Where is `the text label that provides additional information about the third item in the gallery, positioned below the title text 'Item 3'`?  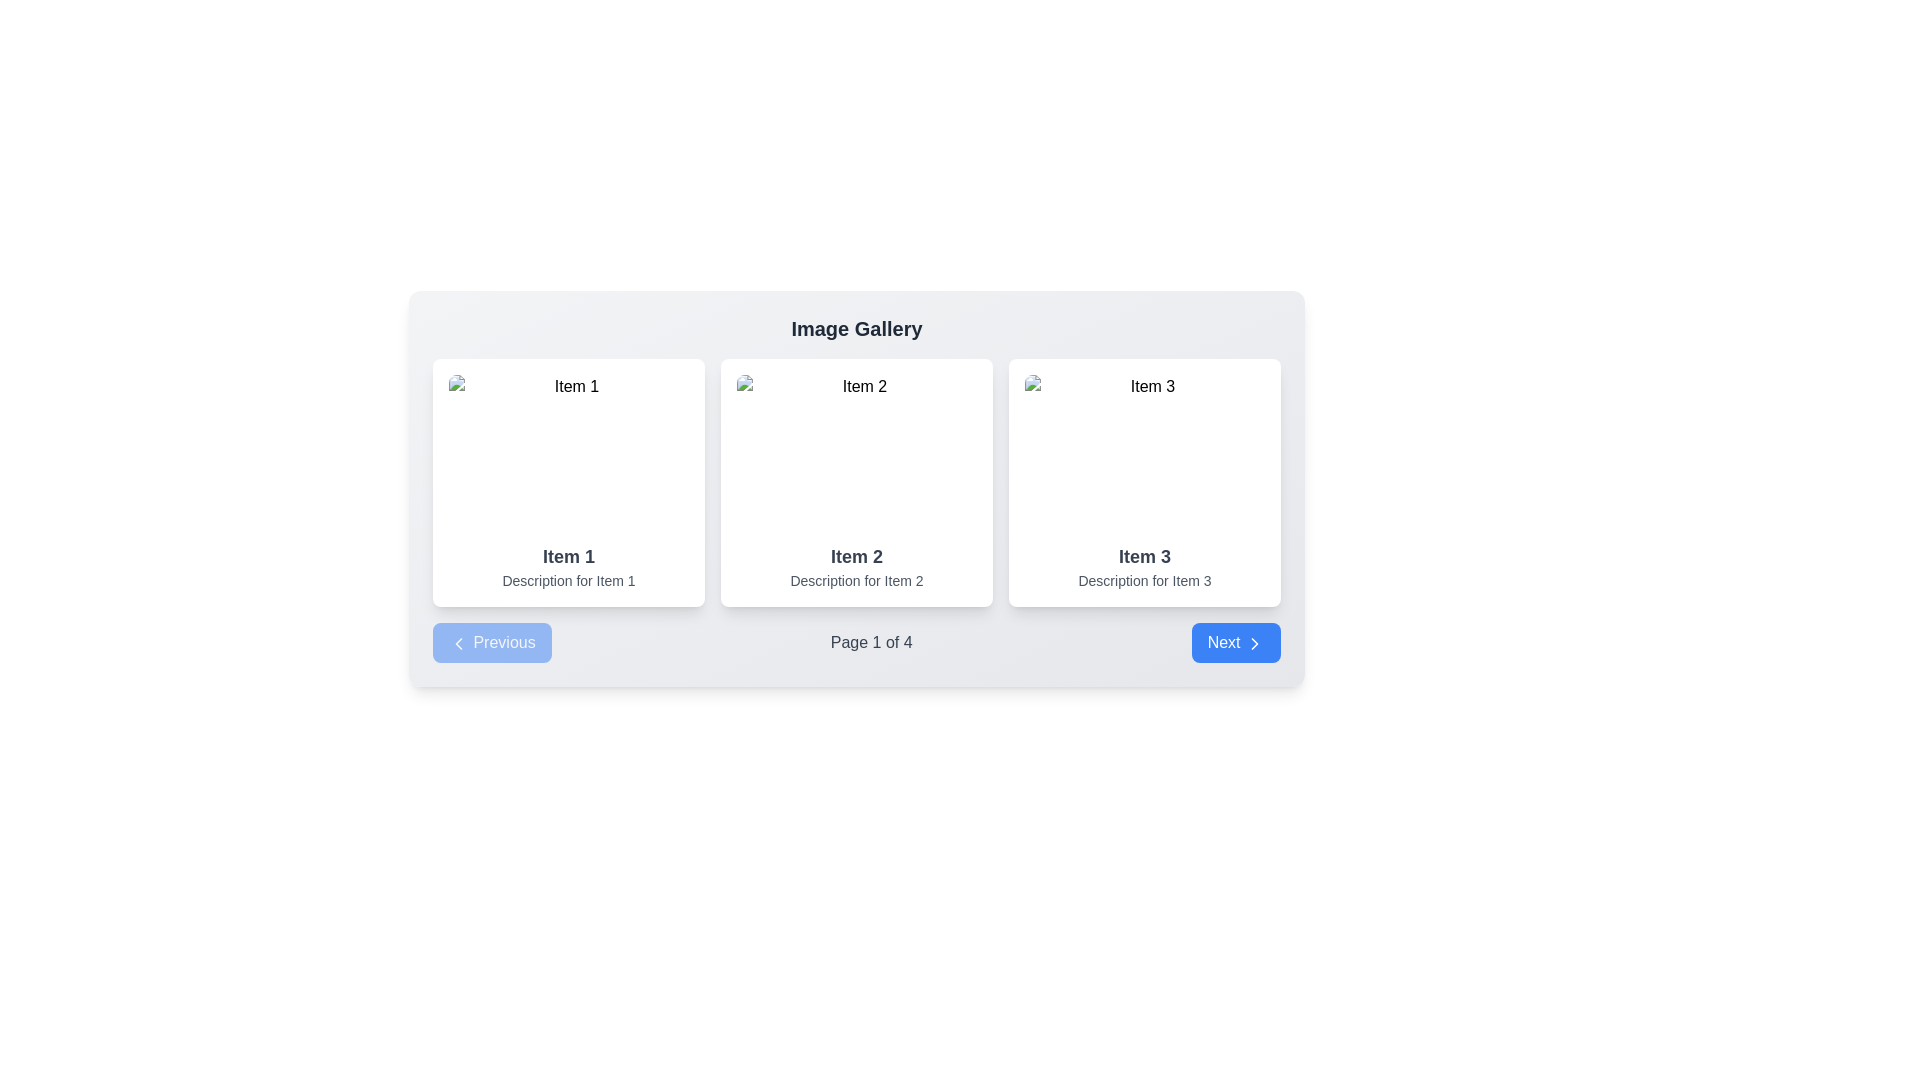 the text label that provides additional information about the third item in the gallery, positioned below the title text 'Item 3' is located at coordinates (1145, 581).